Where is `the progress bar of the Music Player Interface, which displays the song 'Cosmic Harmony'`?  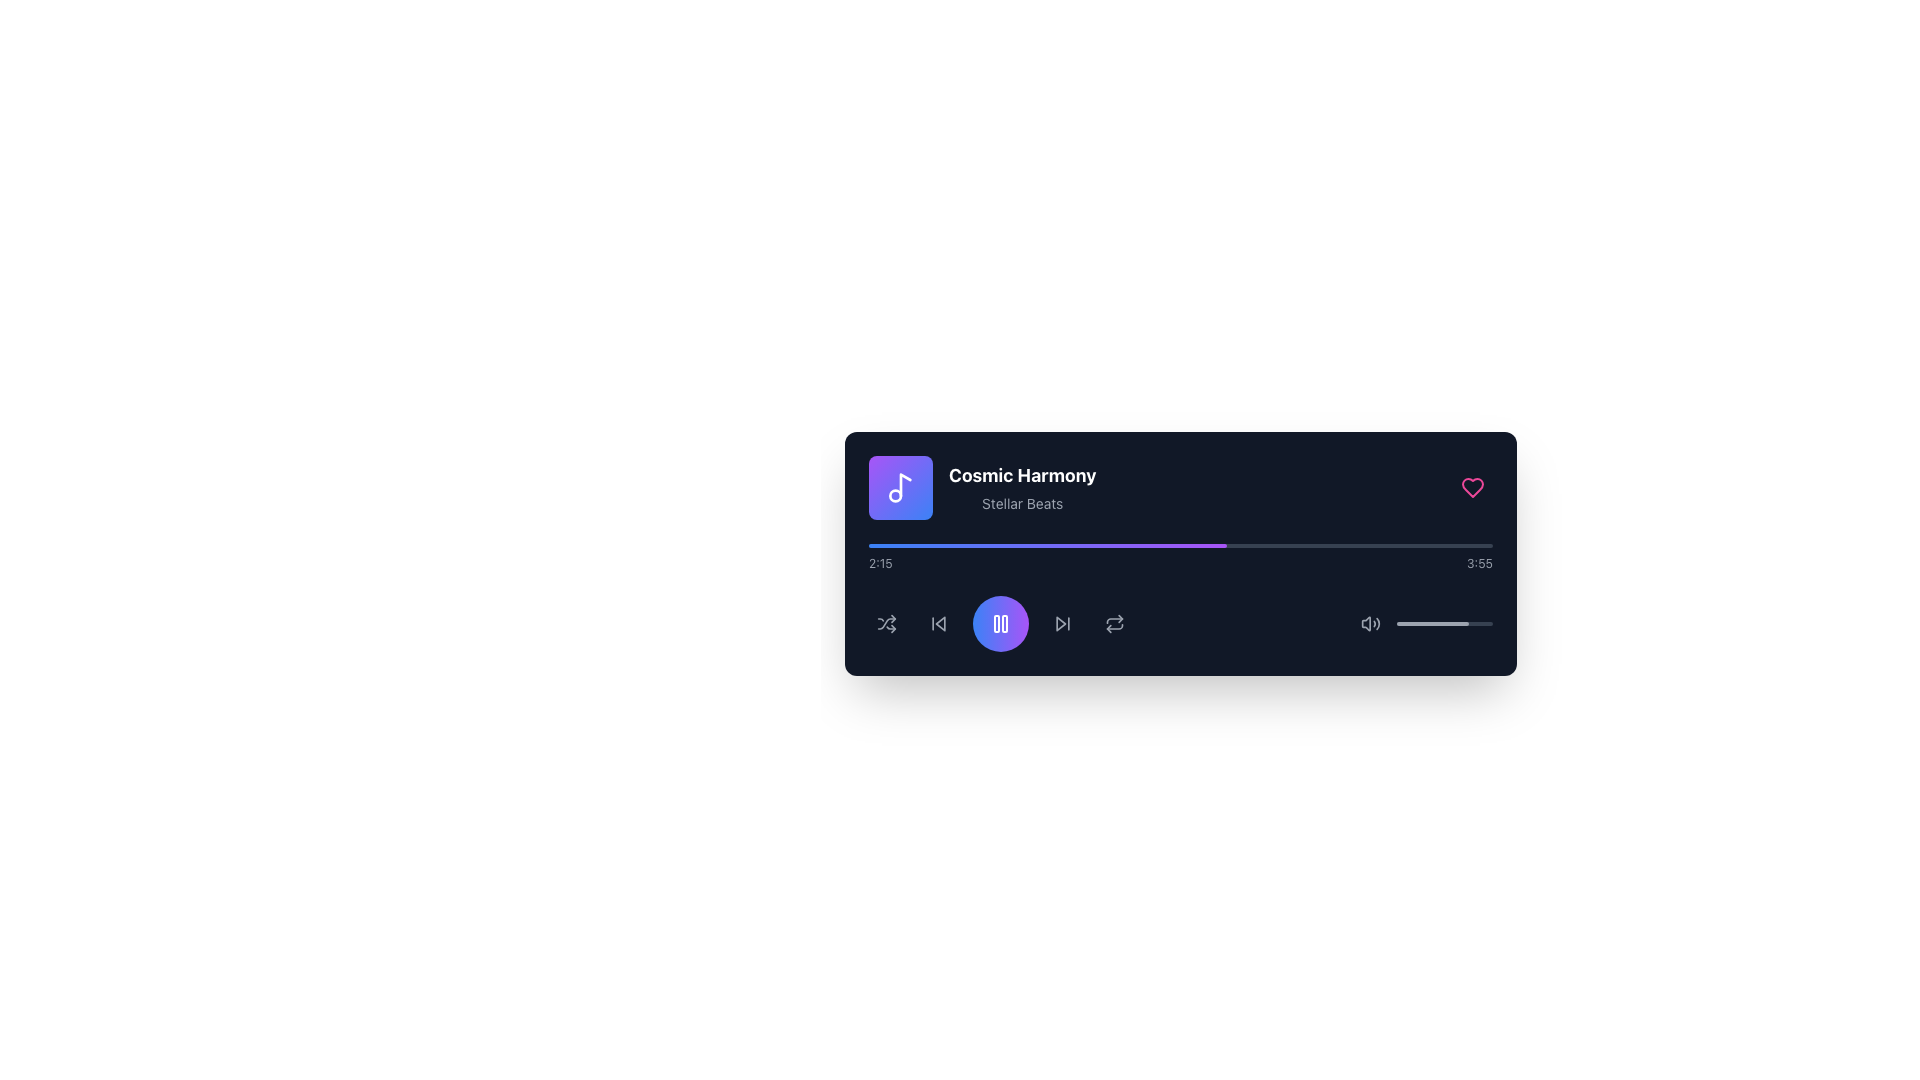
the progress bar of the Music Player Interface, which displays the song 'Cosmic Harmony' is located at coordinates (1180, 554).